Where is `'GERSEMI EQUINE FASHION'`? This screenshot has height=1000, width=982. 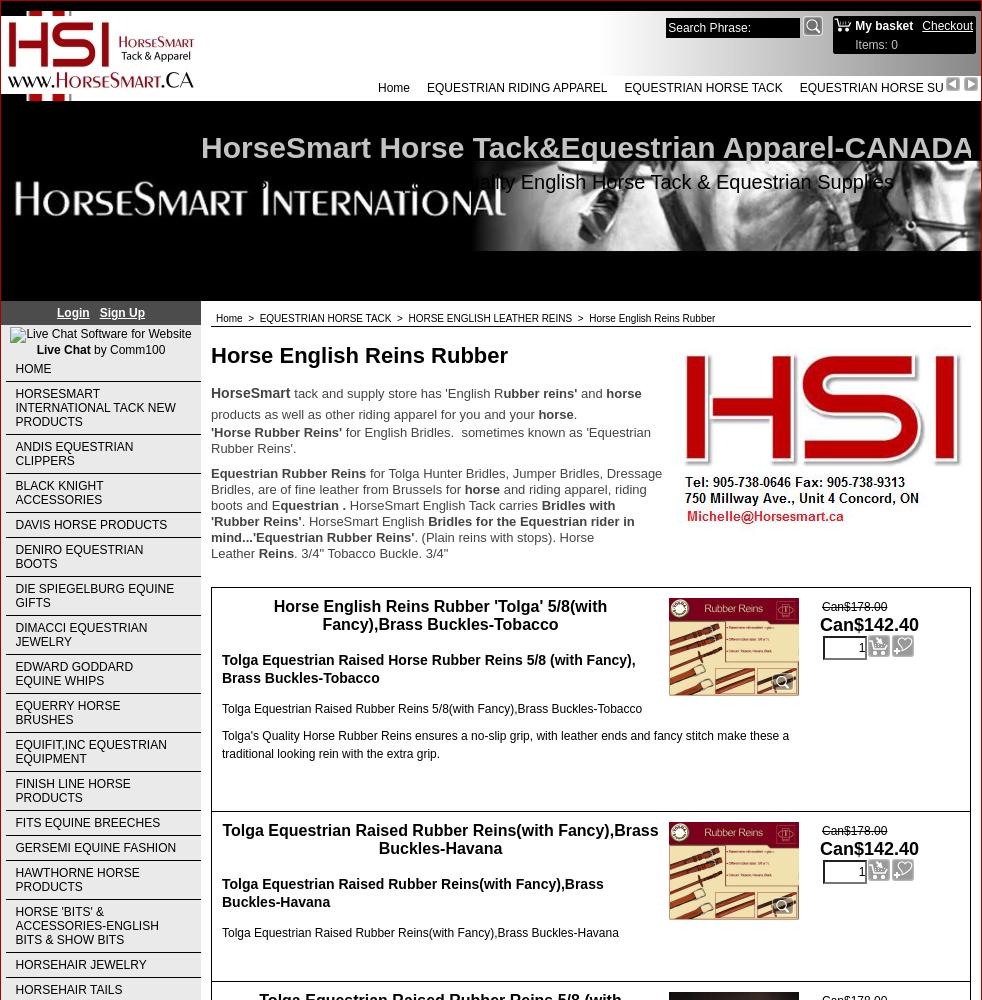
'GERSEMI EQUINE FASHION' is located at coordinates (94, 847).